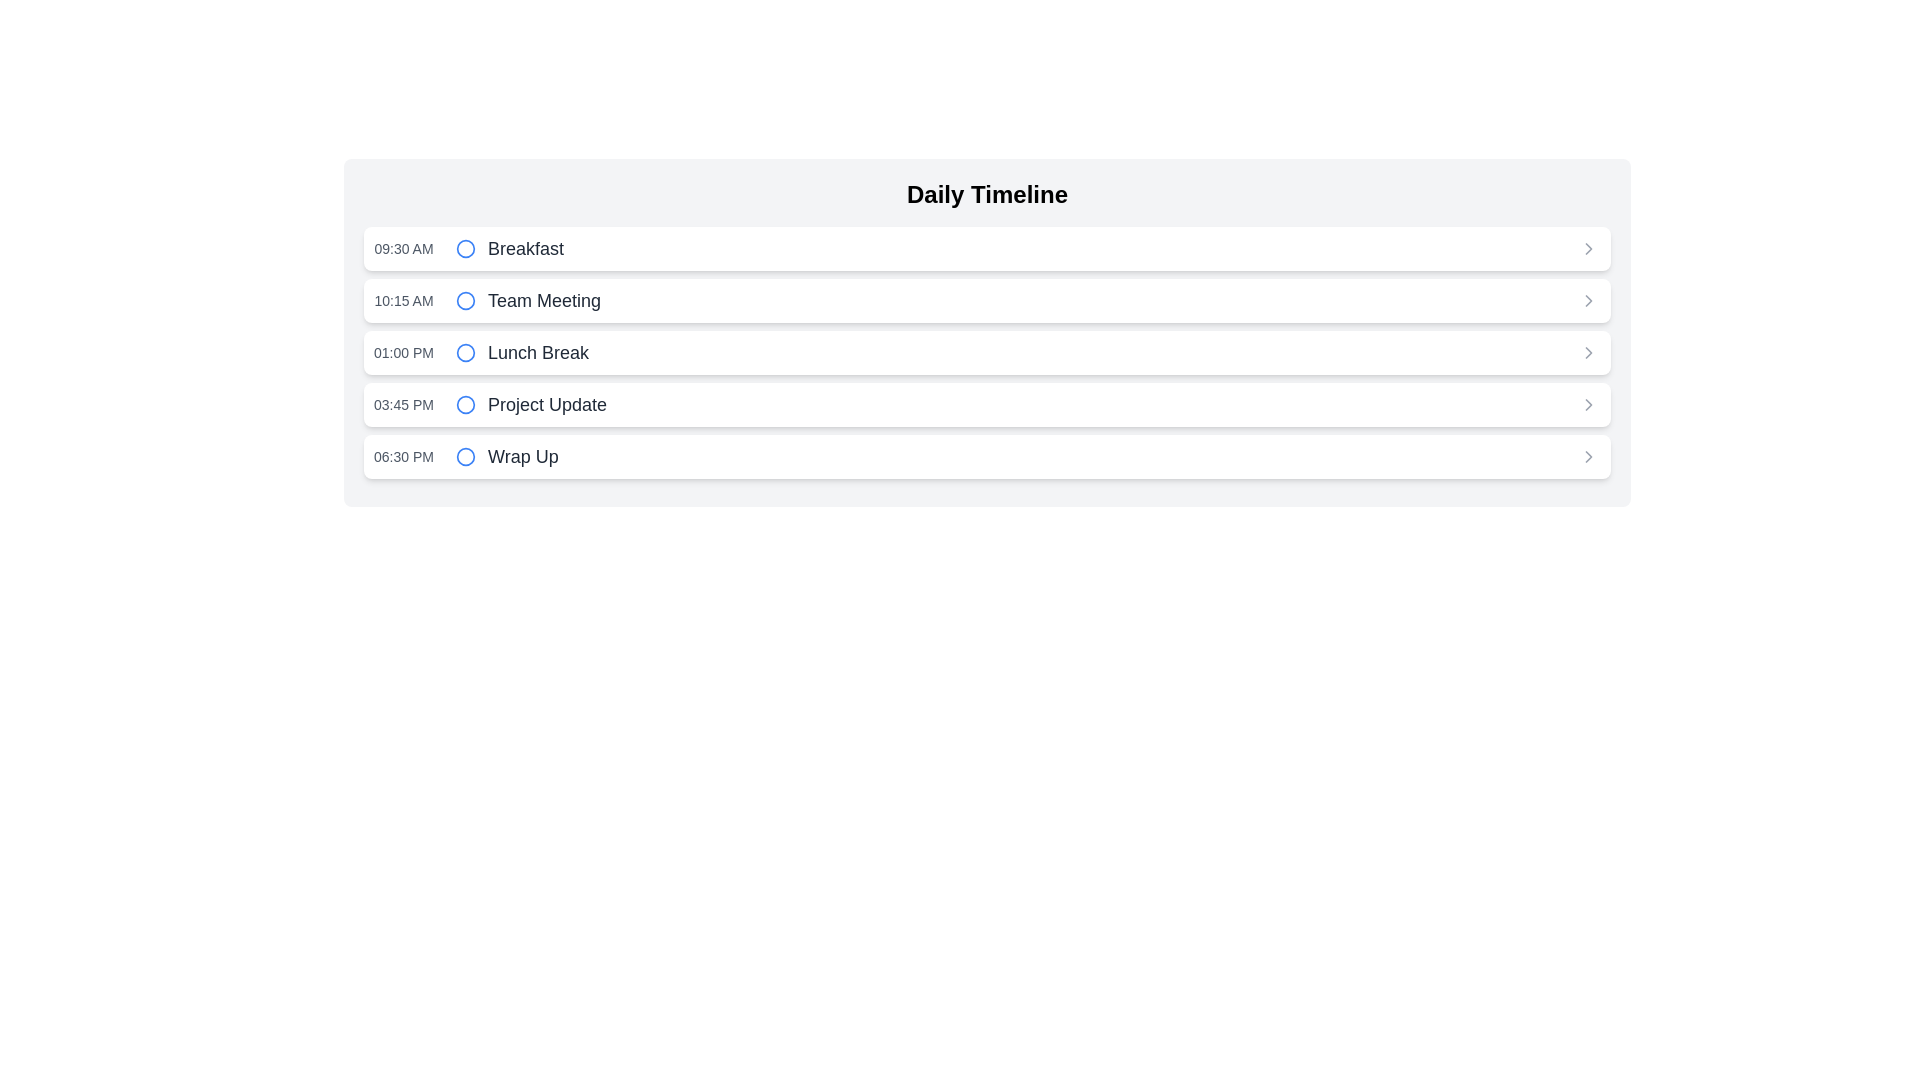  Describe the element at coordinates (987, 405) in the screenshot. I see `the fourth entry in the 'Daily Timeline' which summarizes the 'Project Update' scheduled for 03:45 PM` at that location.